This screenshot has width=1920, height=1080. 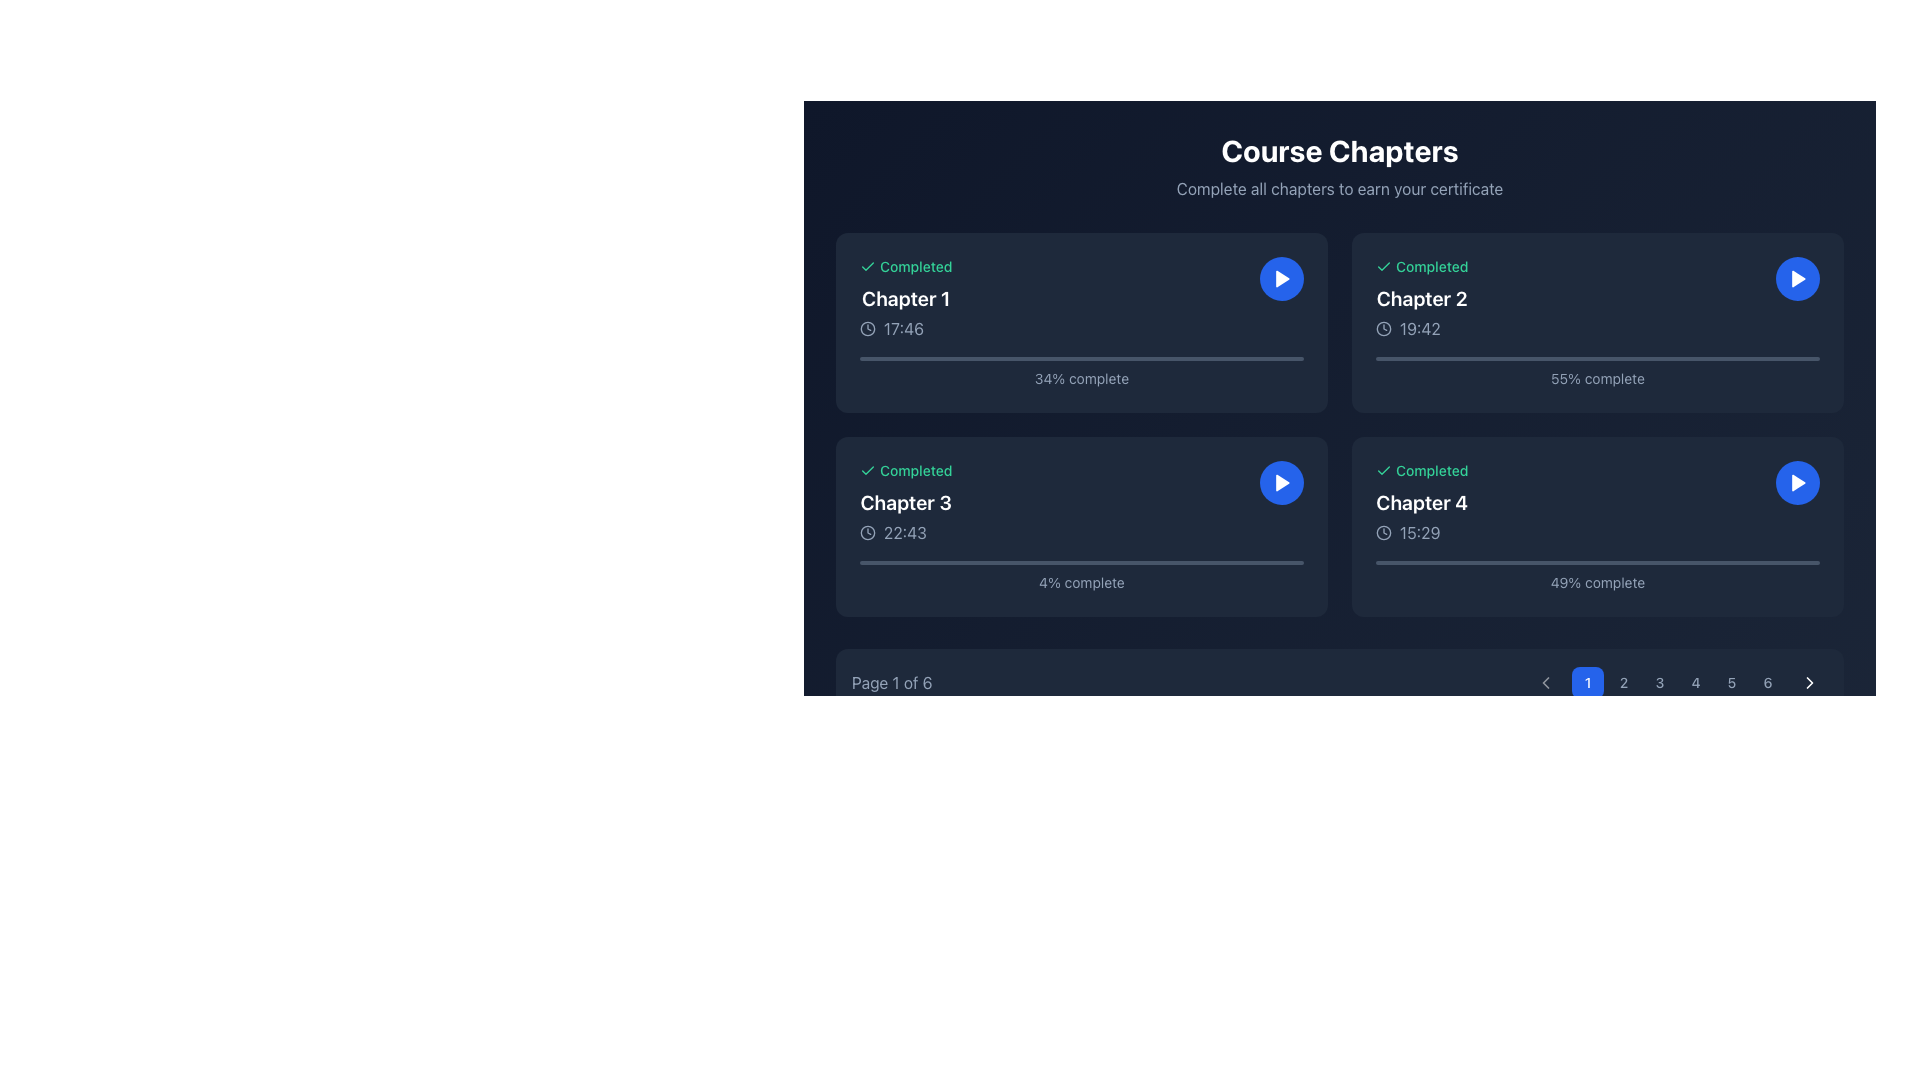 I want to click on the clock icon located in the 'Chapter 4' row, adjacent to the time text '15:29', so click(x=1382, y=531).